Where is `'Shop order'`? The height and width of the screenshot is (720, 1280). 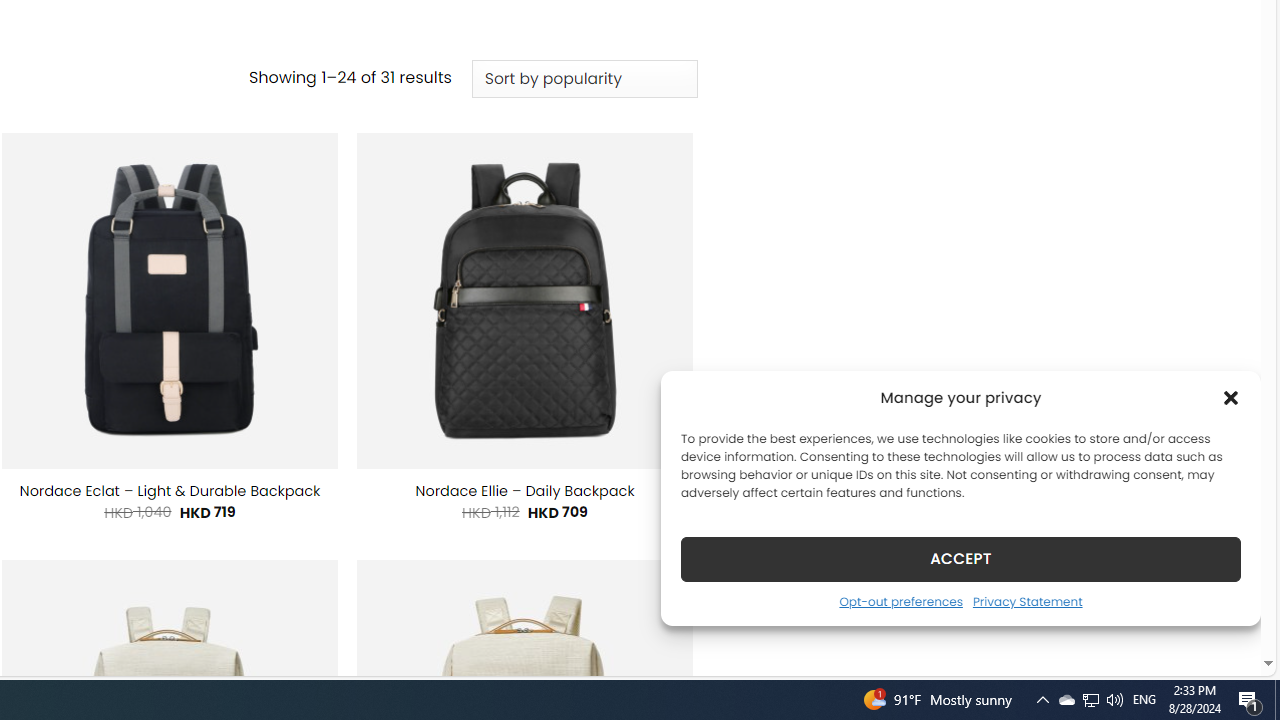 'Shop order' is located at coordinates (583, 78).